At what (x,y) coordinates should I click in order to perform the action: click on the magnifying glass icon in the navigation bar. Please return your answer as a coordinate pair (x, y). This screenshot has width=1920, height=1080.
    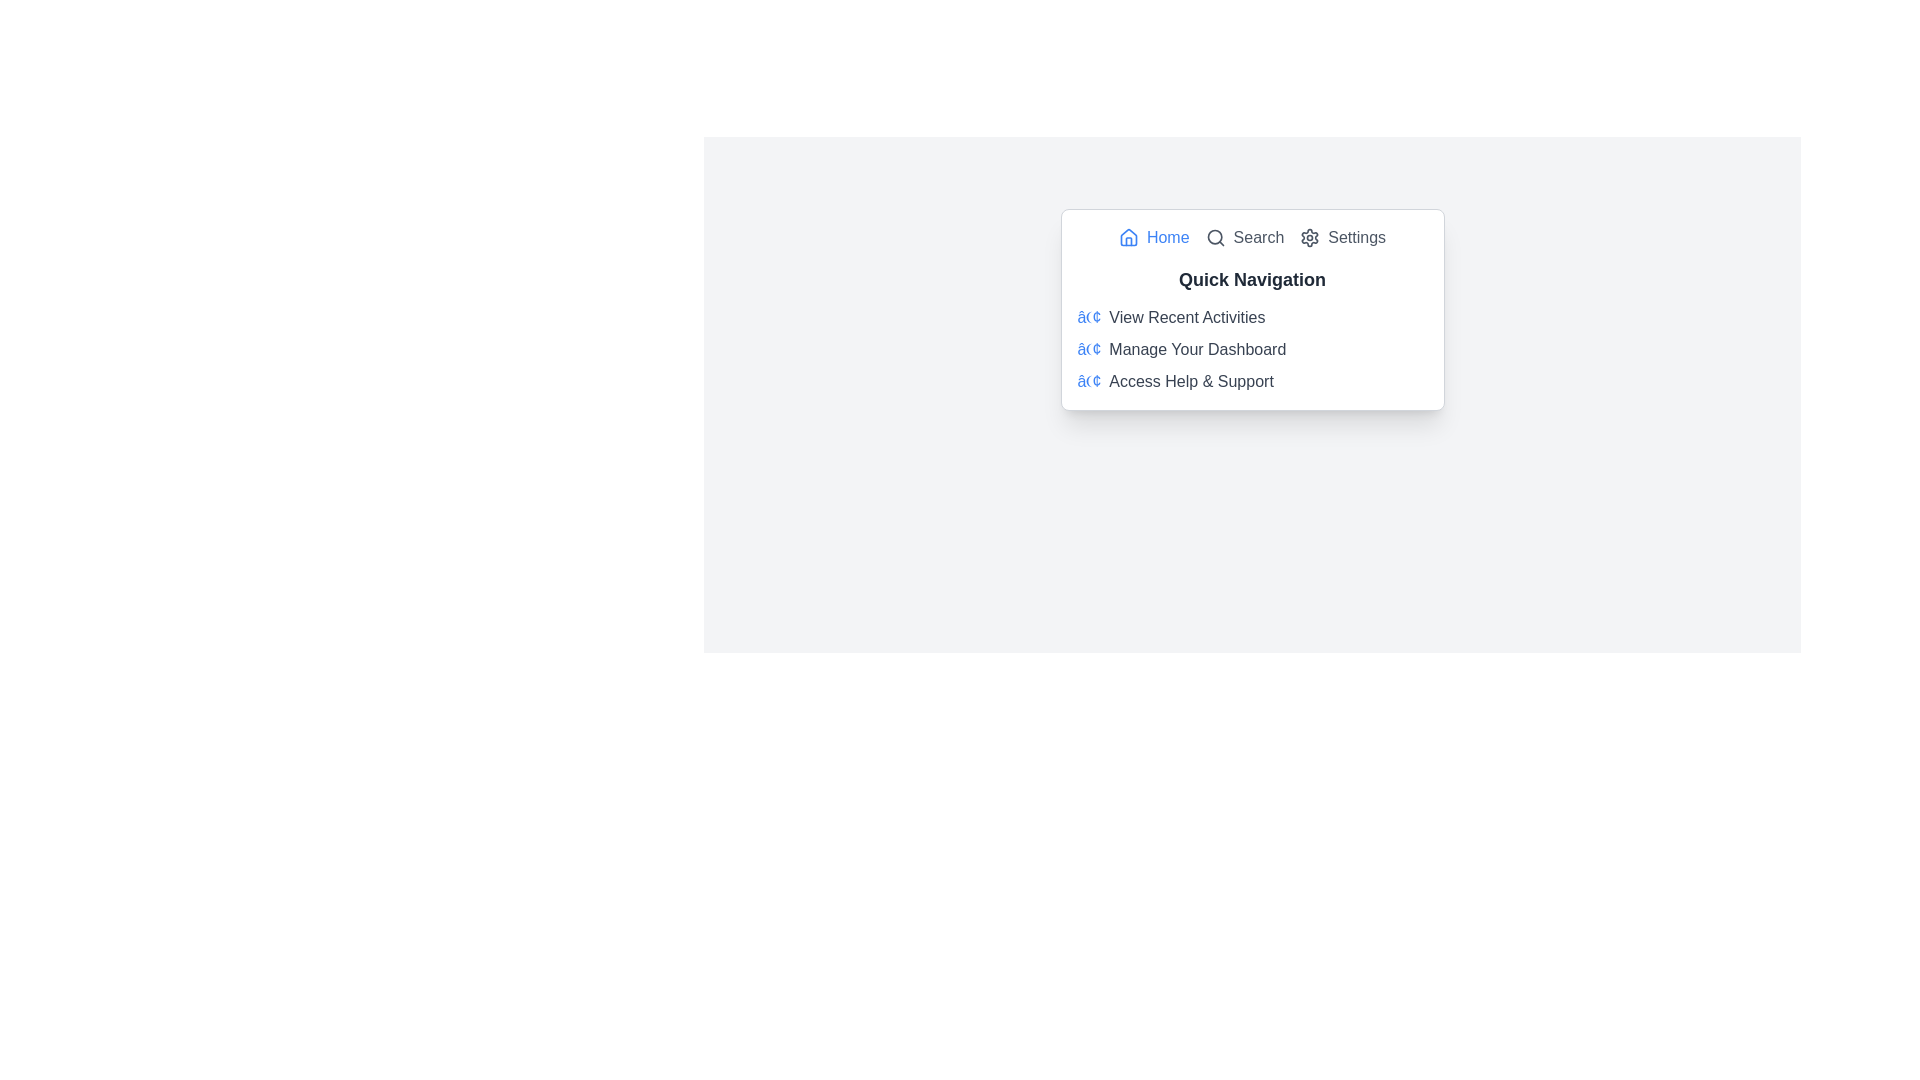
    Looking at the image, I should click on (1214, 237).